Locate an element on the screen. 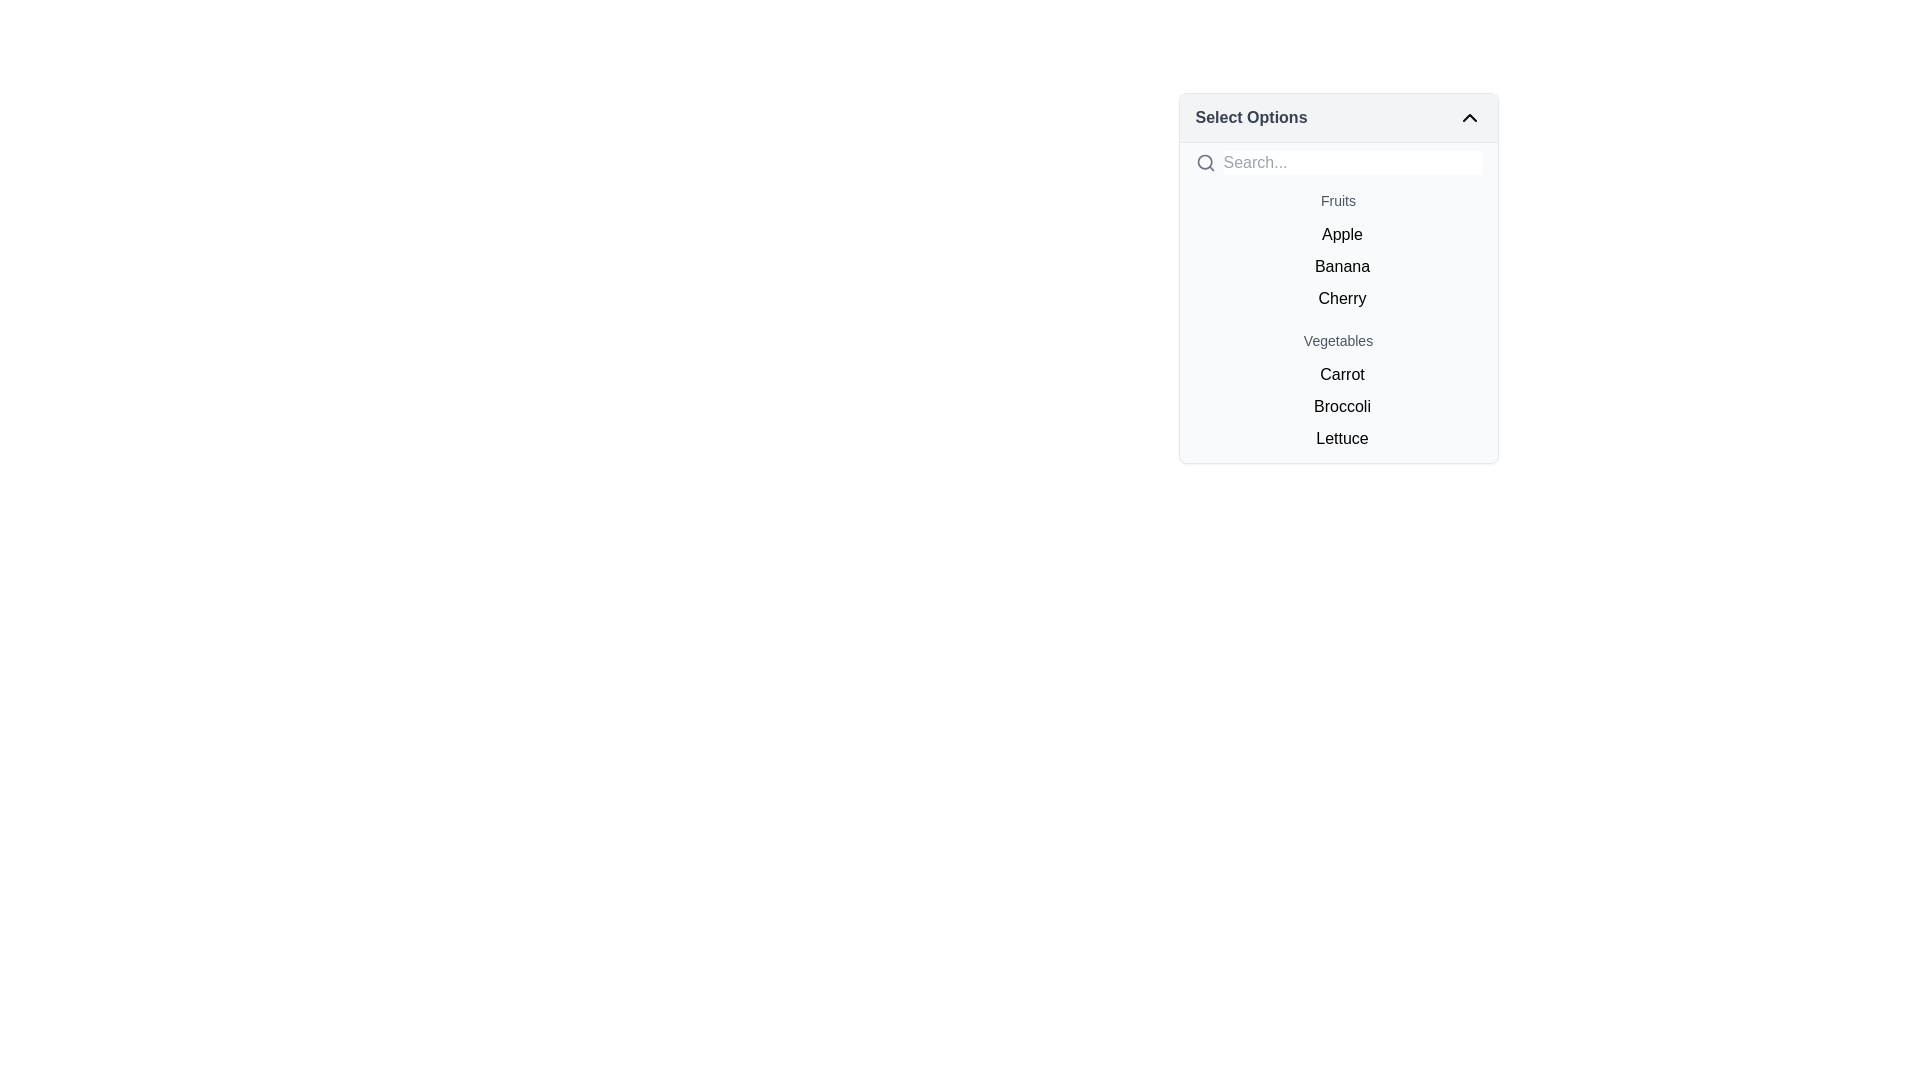  the dropdown menu element displaying 'Fruits' options including 'Apple', 'Banana', and 'Cherry' is located at coordinates (1338, 261).